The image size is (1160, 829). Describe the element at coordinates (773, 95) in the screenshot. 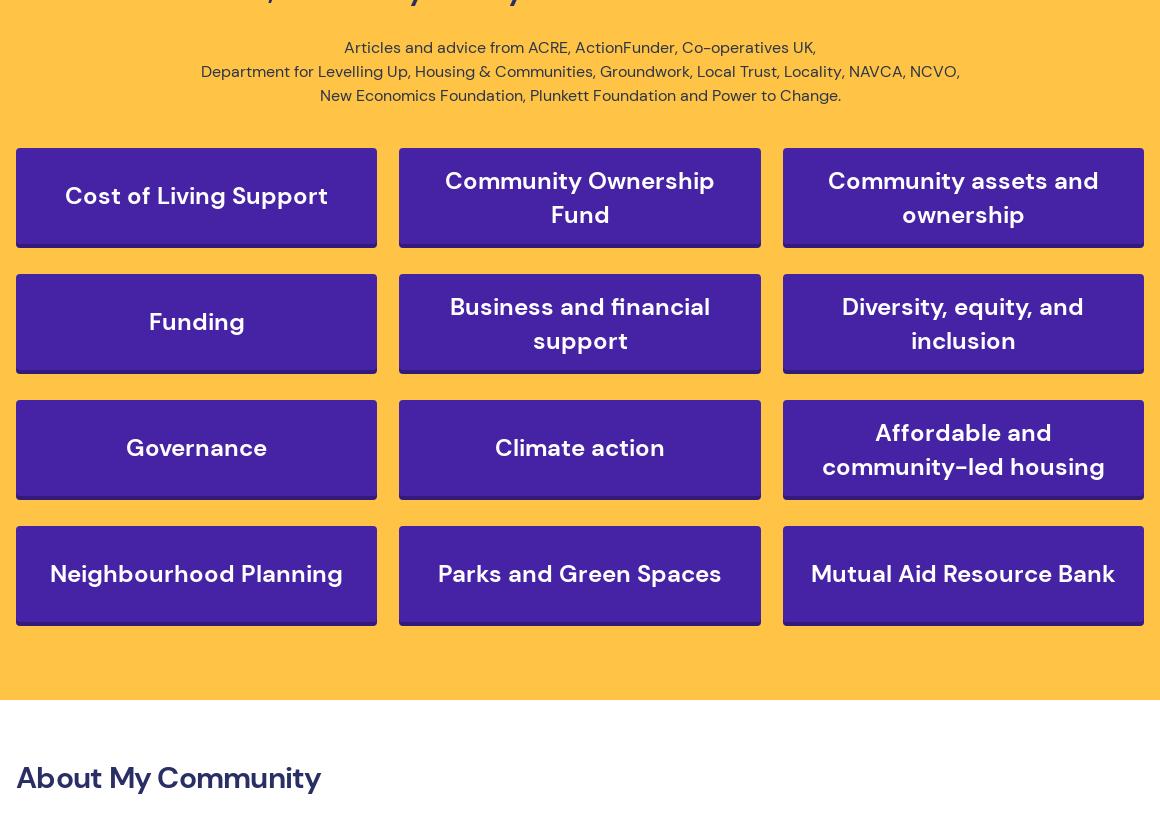

I see `'Power to Change'` at that location.